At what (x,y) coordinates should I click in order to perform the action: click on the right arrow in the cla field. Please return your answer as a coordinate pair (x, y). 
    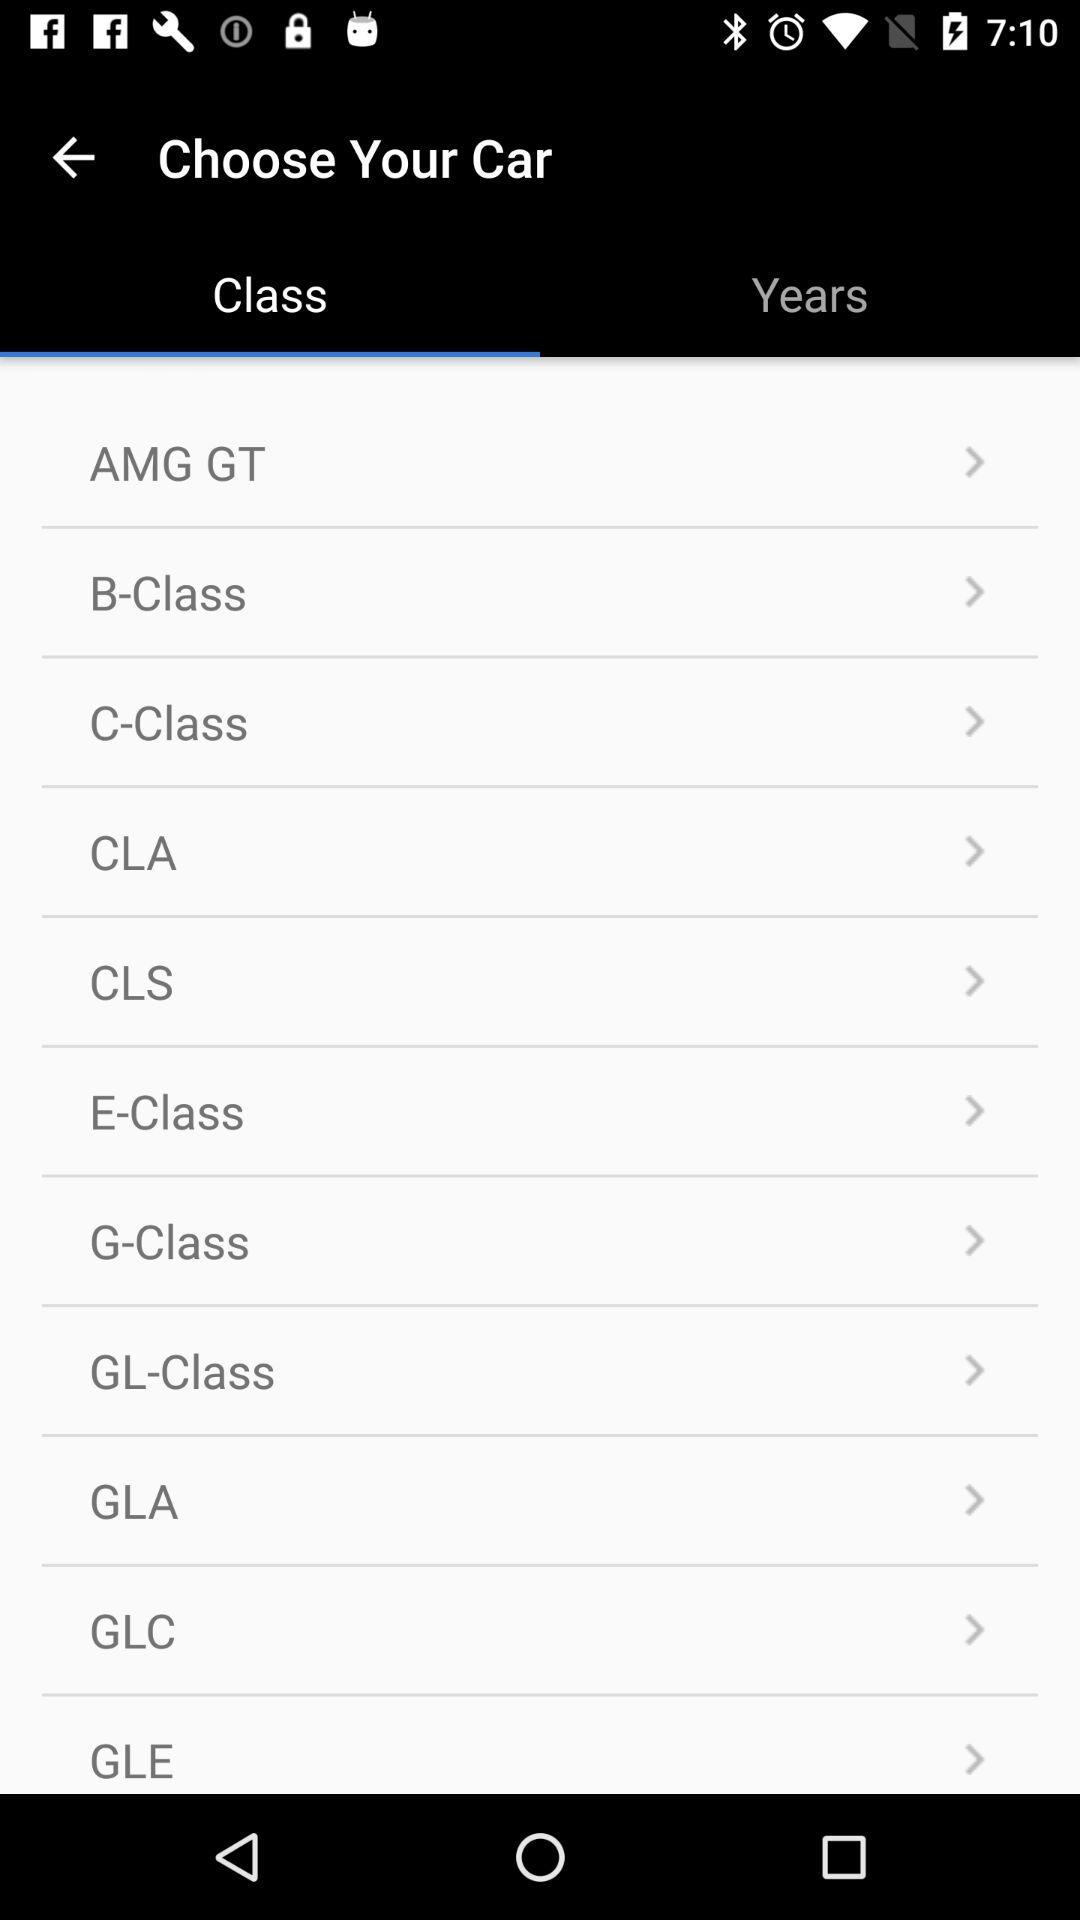
    Looking at the image, I should click on (974, 851).